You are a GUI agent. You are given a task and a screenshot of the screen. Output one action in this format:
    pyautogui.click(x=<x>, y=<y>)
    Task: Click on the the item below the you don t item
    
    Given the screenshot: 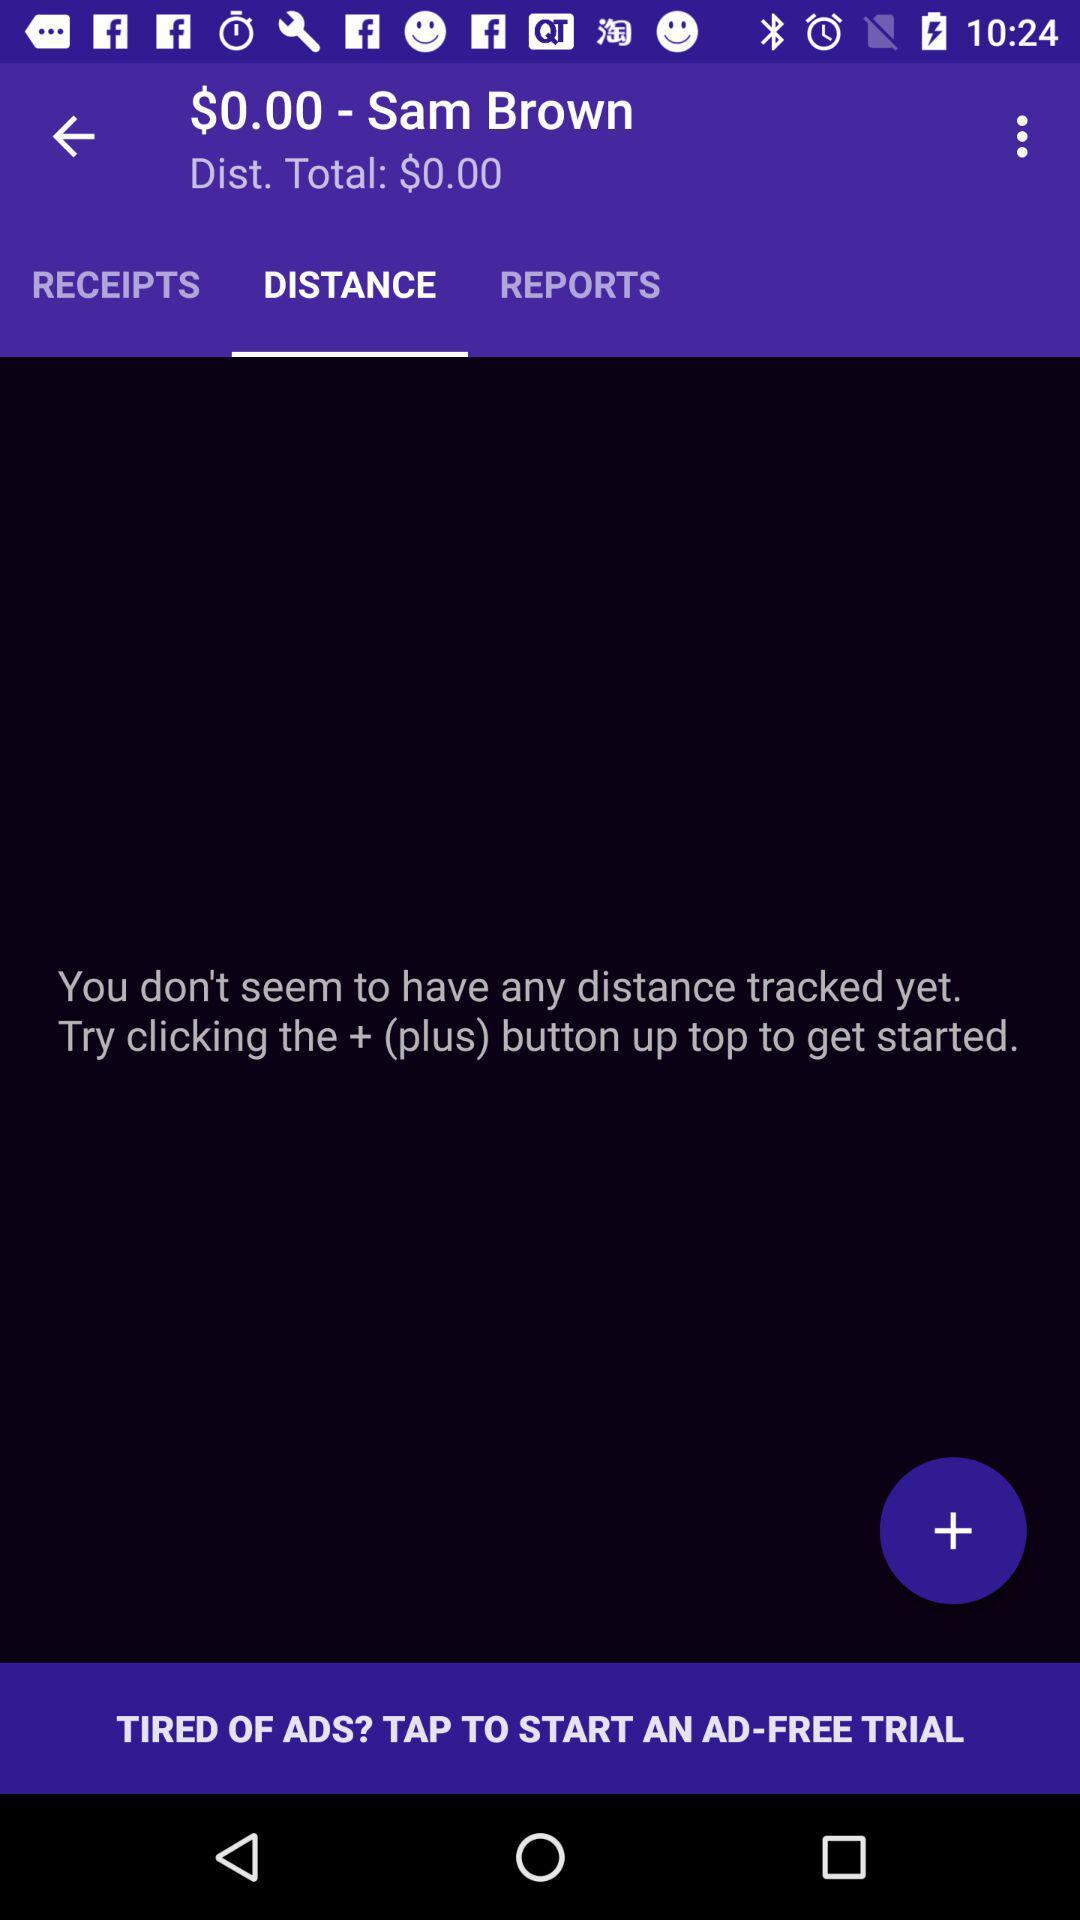 What is the action you would take?
    pyautogui.click(x=952, y=1529)
    